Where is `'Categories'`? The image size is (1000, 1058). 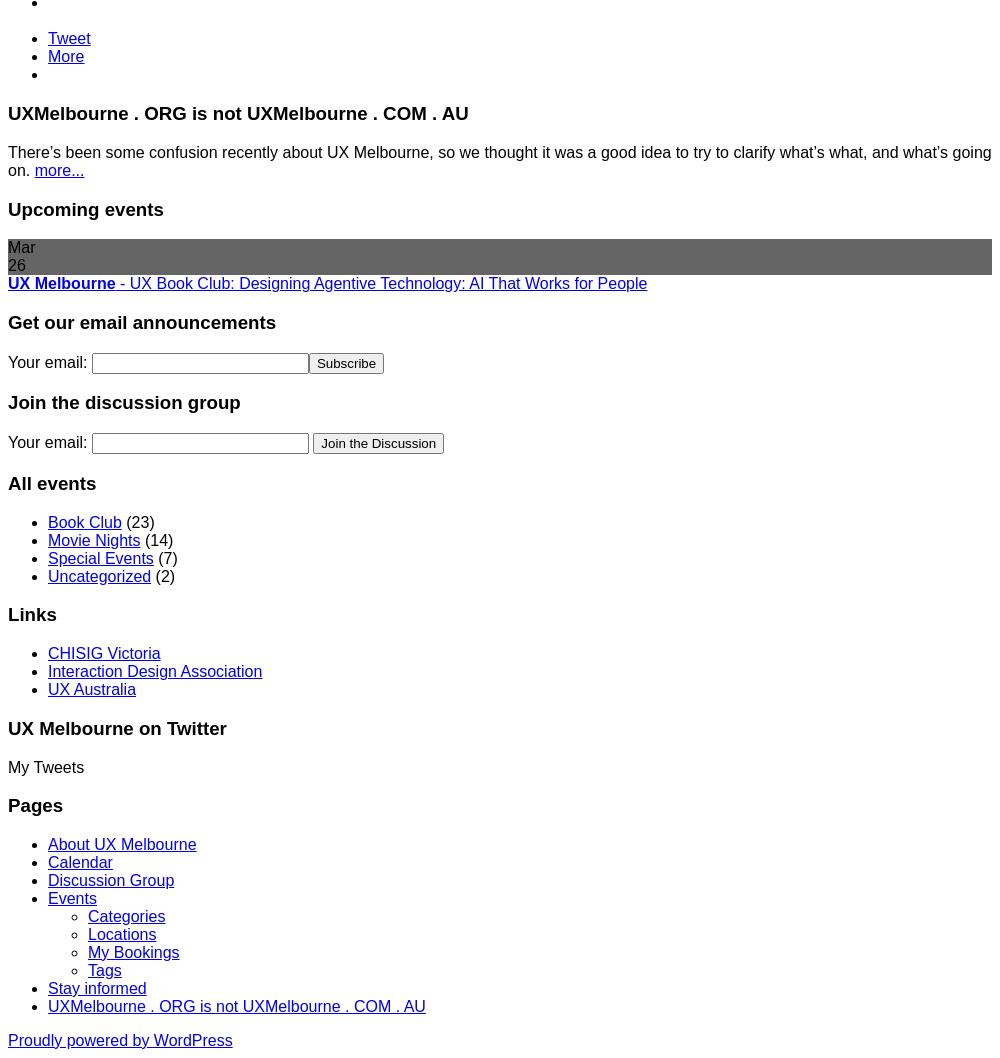 'Categories' is located at coordinates (126, 915).